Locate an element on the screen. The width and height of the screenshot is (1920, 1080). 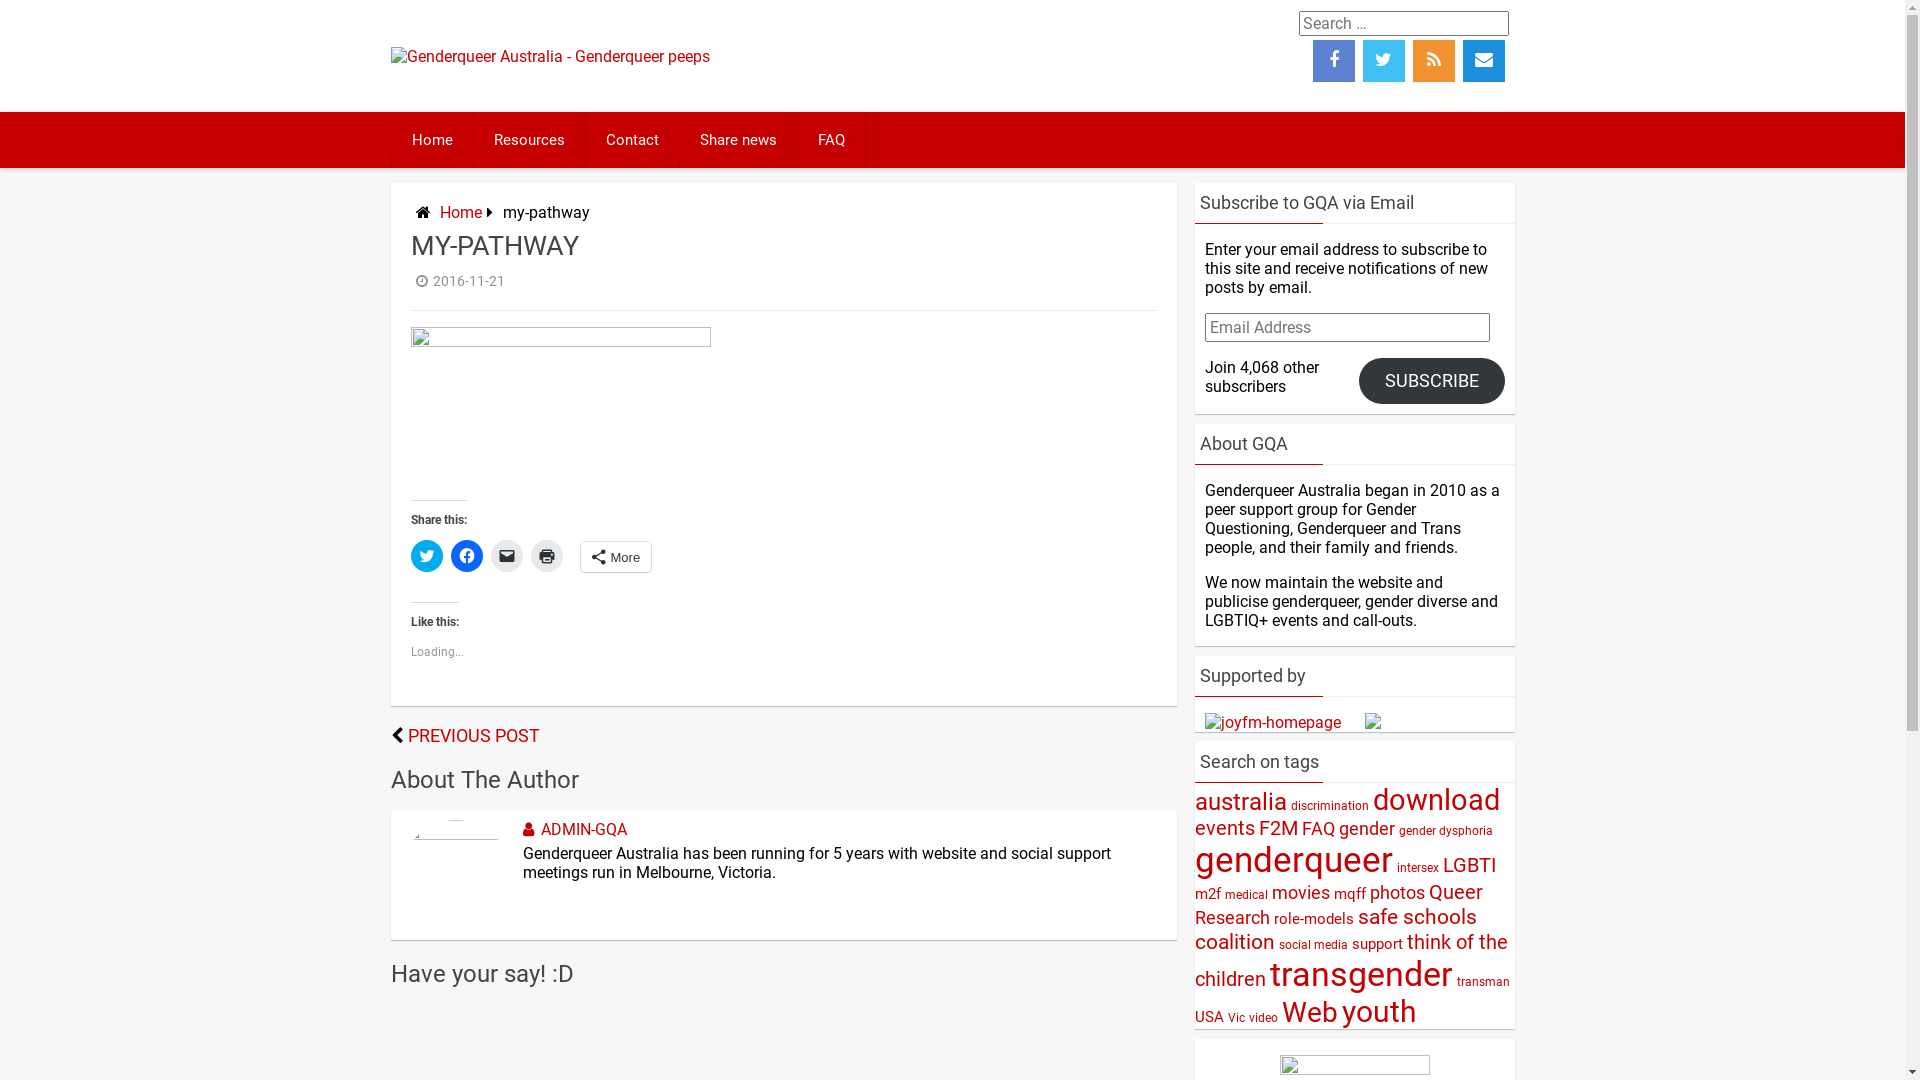
'Genderqueer Australia' is located at coordinates (549, 55).